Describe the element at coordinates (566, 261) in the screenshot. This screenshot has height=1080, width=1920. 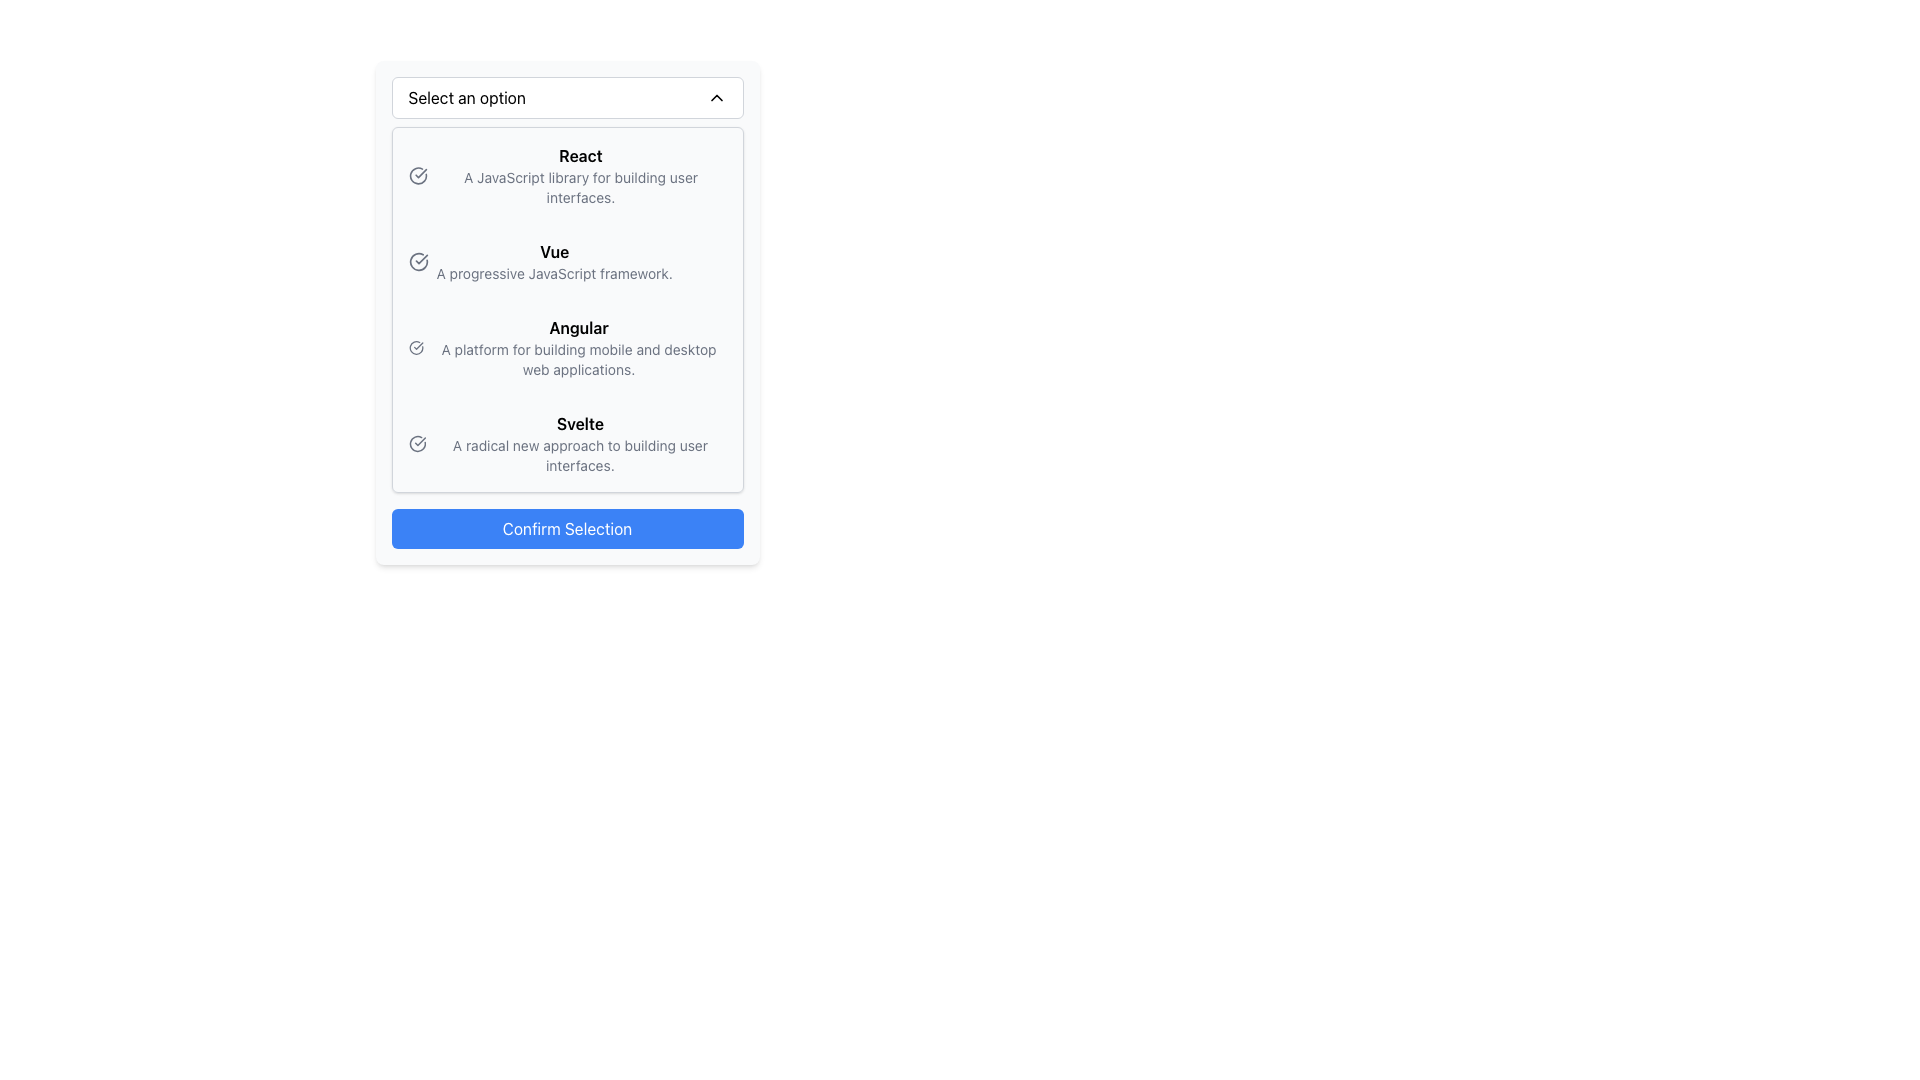
I see `to select the second option in the list for choosing a JavaScript framework, which is positioned below 'React' and above 'Angular'` at that location.